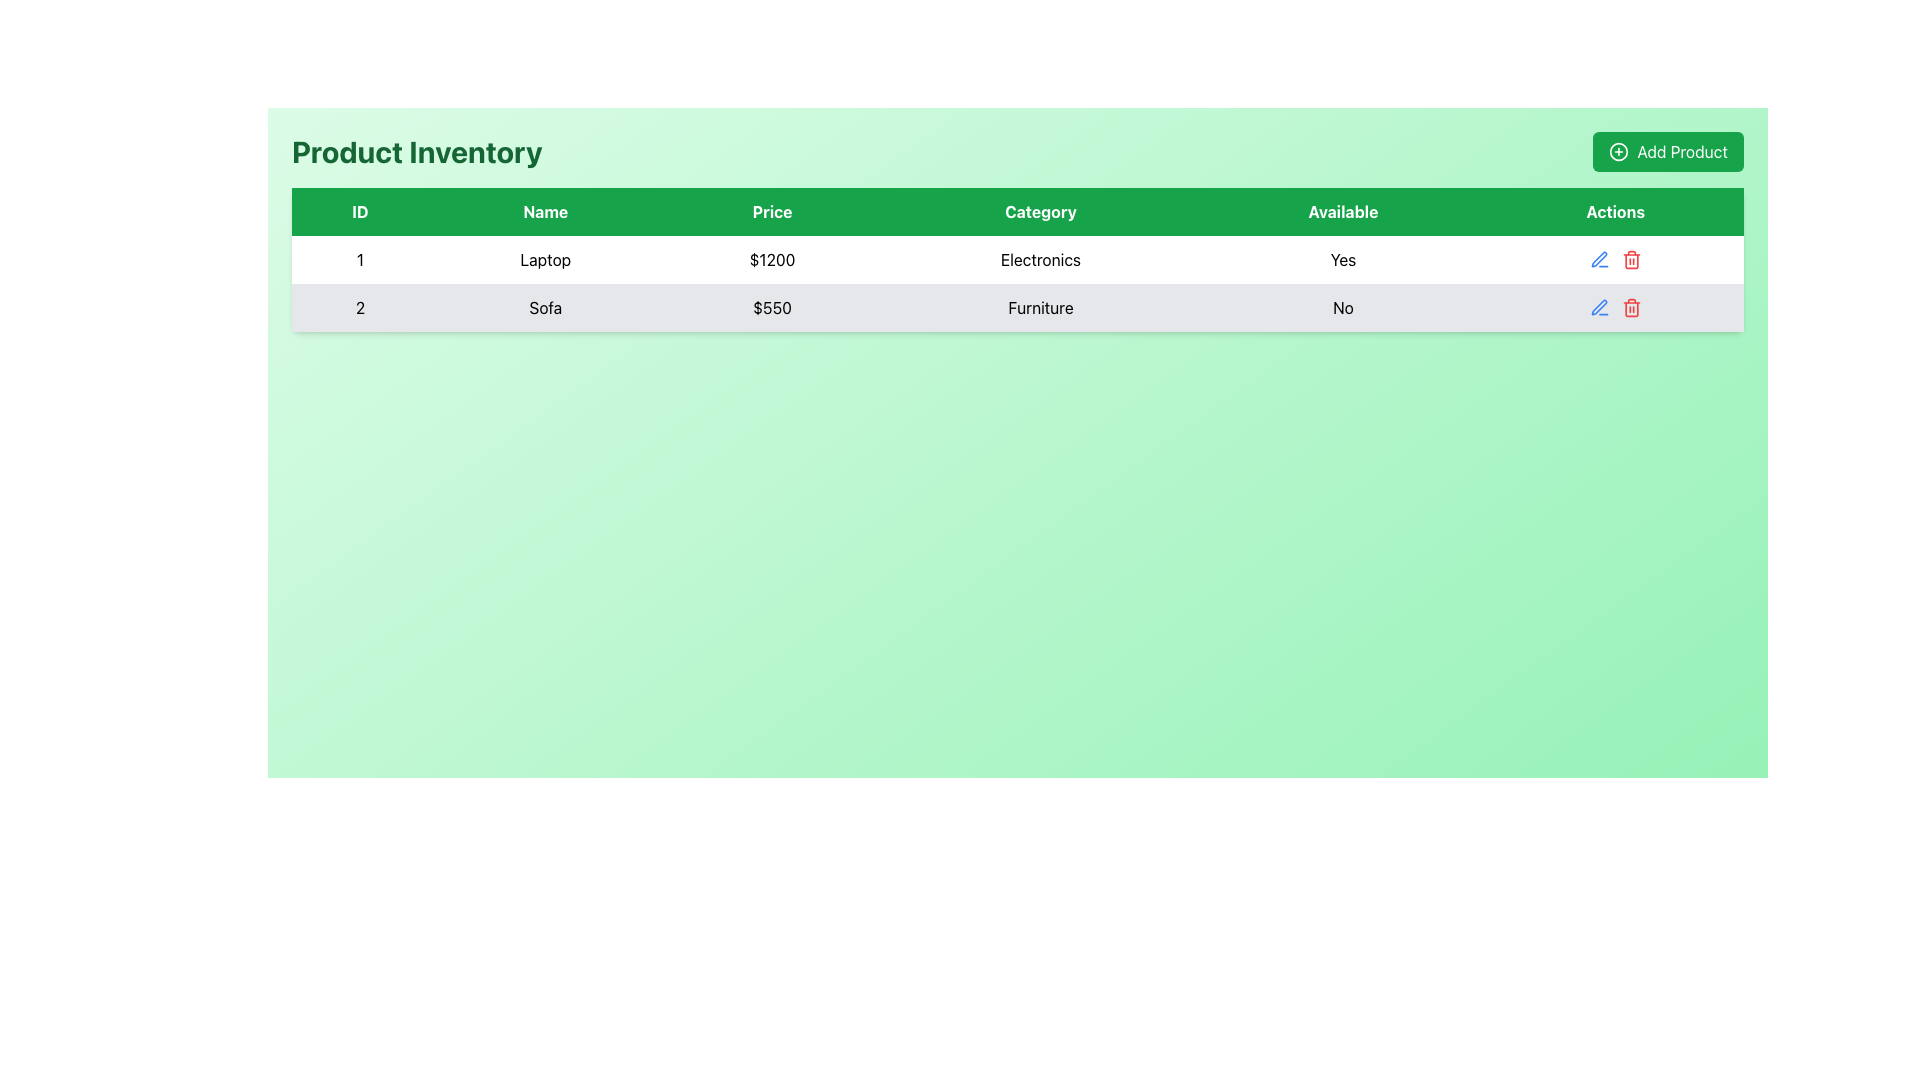 Image resolution: width=1920 pixels, height=1080 pixels. What do you see at coordinates (1619, 150) in the screenshot?
I see `the circular SVG graphic element that represents a plus symbol inside a circle, located within the green 'Add Product' button` at bounding box center [1619, 150].